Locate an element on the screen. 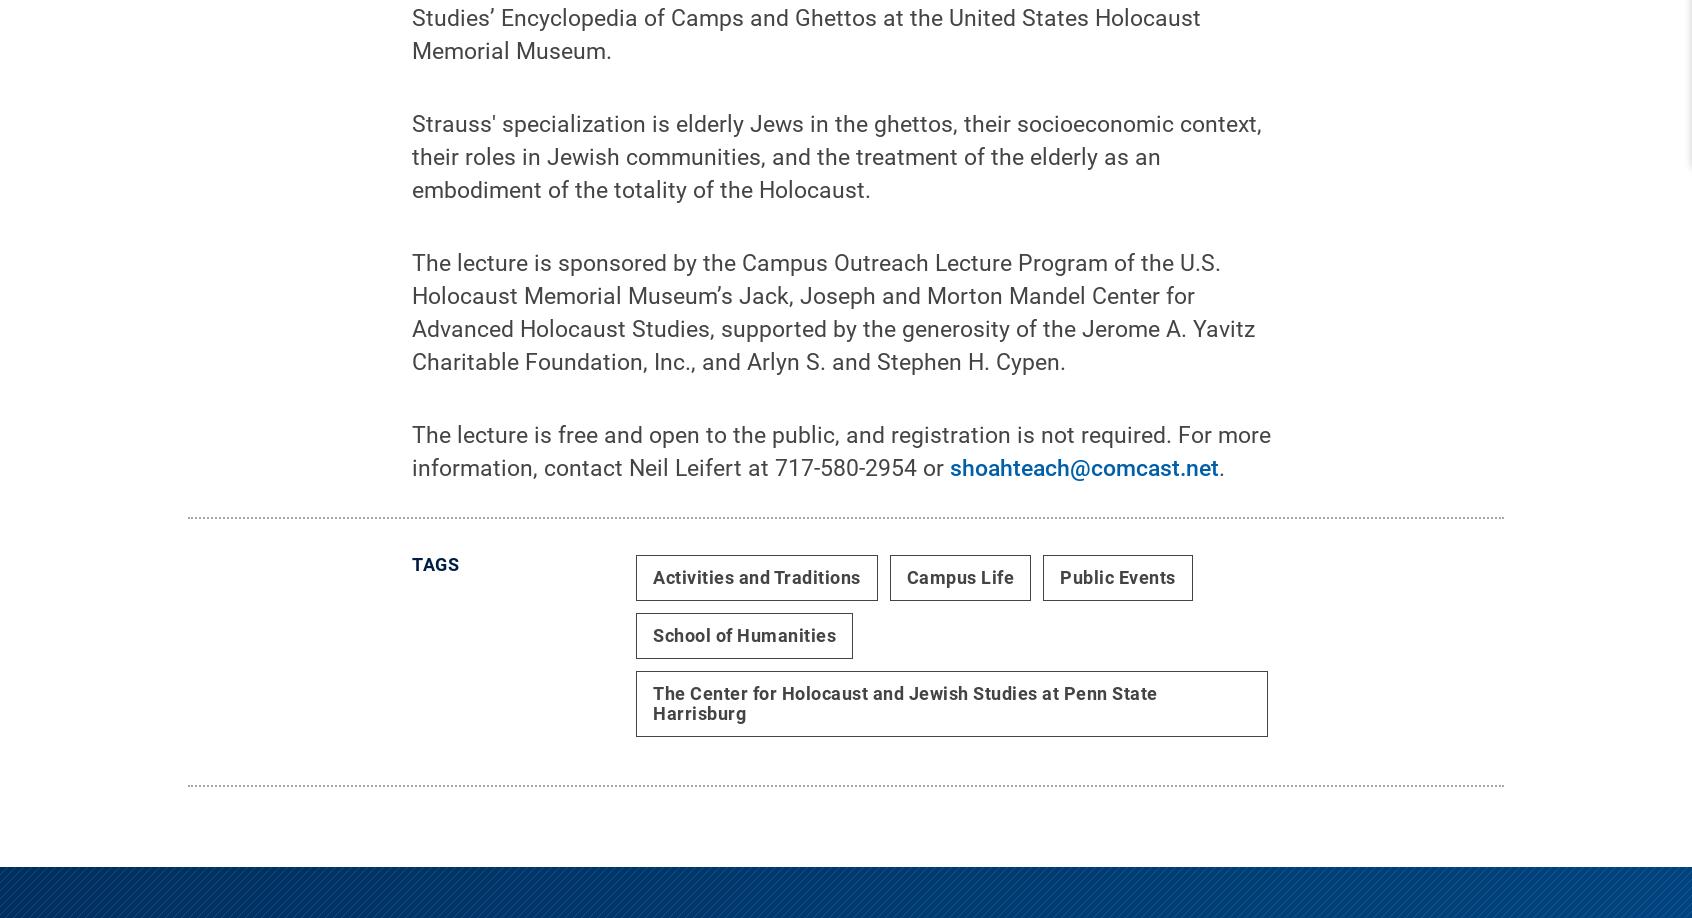 The height and width of the screenshot is (918, 1692). 'The lecture is sponsored by the Campus Outreach Lecture Program of the U.S. Holocaust Memorial Museum’s Jack, Joseph and Morton Mandel Center for Advanced Holocaust Studies, supported by the generosity of the Jerome A. Yavitz Charitable Foundation, Inc., and Arlyn S. and Stephen H. Cypen.' is located at coordinates (833, 328).